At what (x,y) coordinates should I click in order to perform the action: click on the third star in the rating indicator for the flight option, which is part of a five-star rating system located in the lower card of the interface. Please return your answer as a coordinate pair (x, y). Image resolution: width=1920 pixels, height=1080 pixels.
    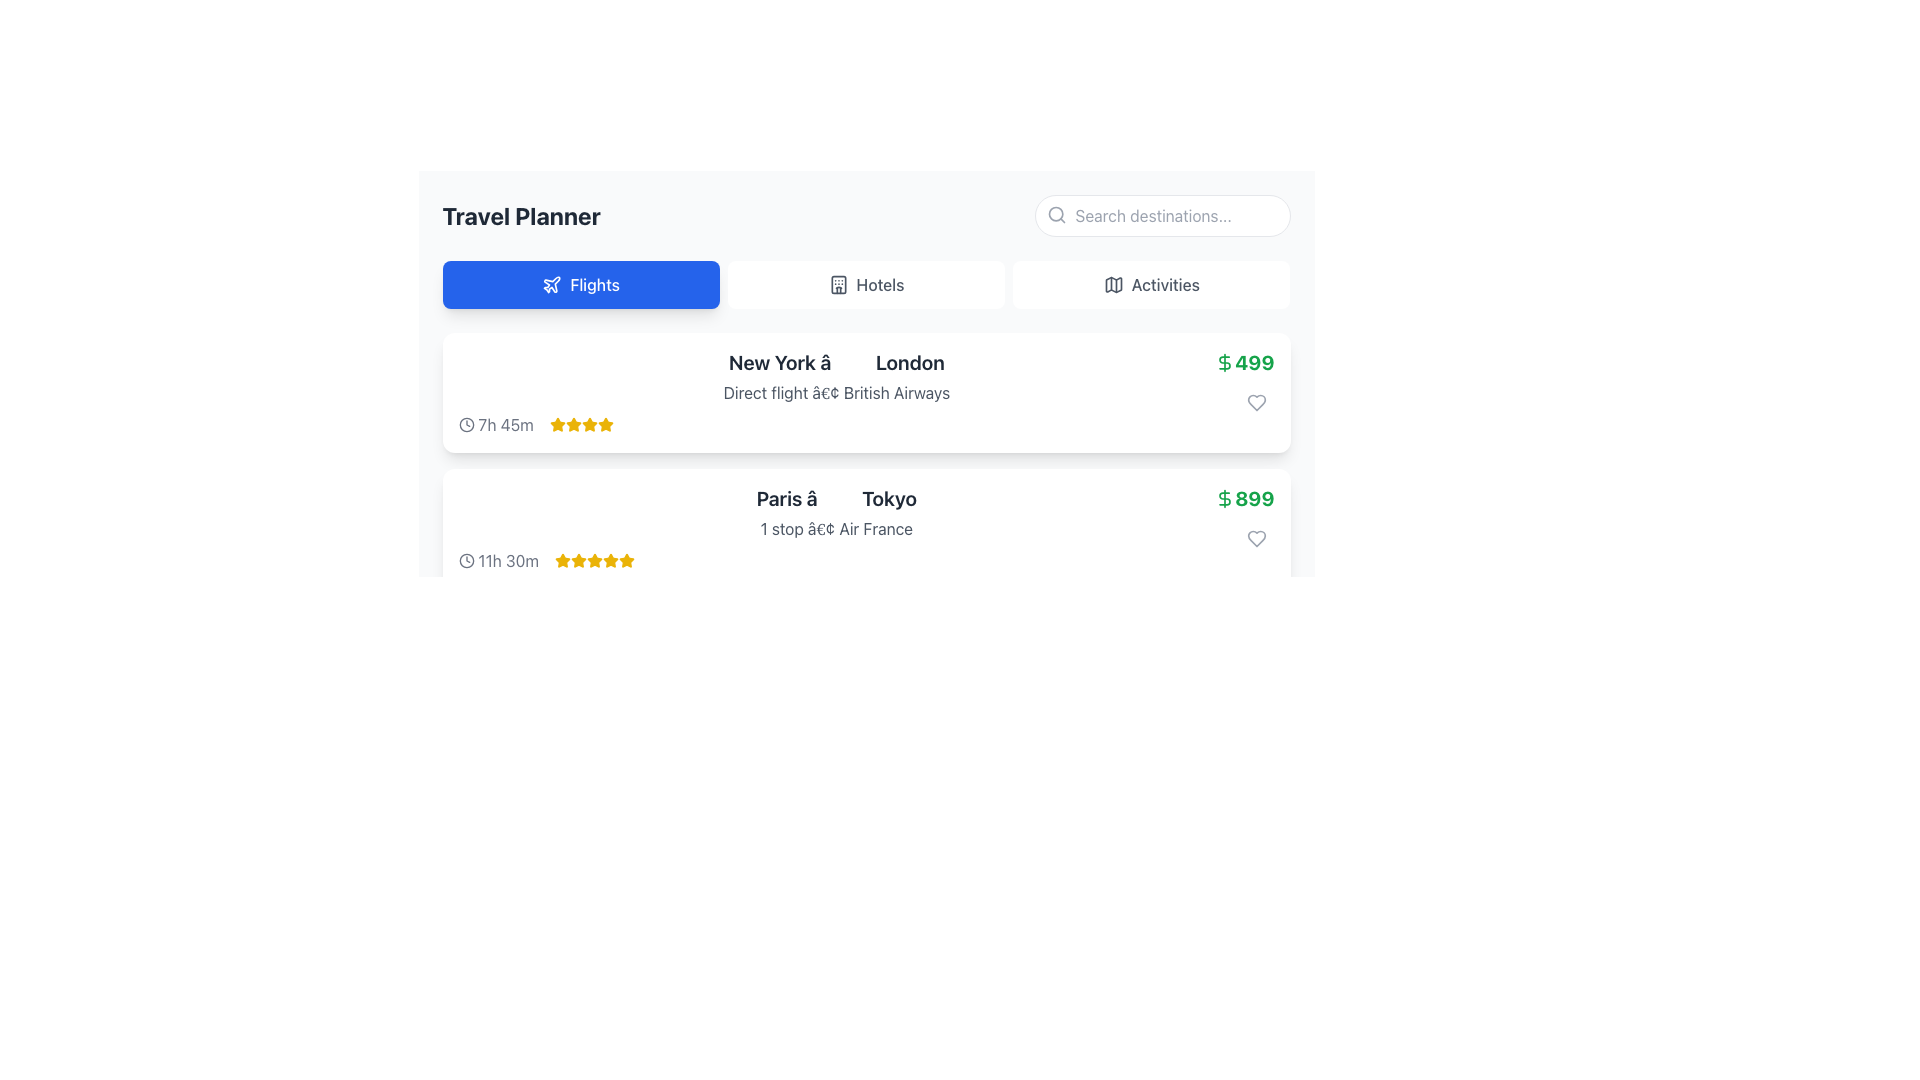
    Looking at the image, I should click on (594, 560).